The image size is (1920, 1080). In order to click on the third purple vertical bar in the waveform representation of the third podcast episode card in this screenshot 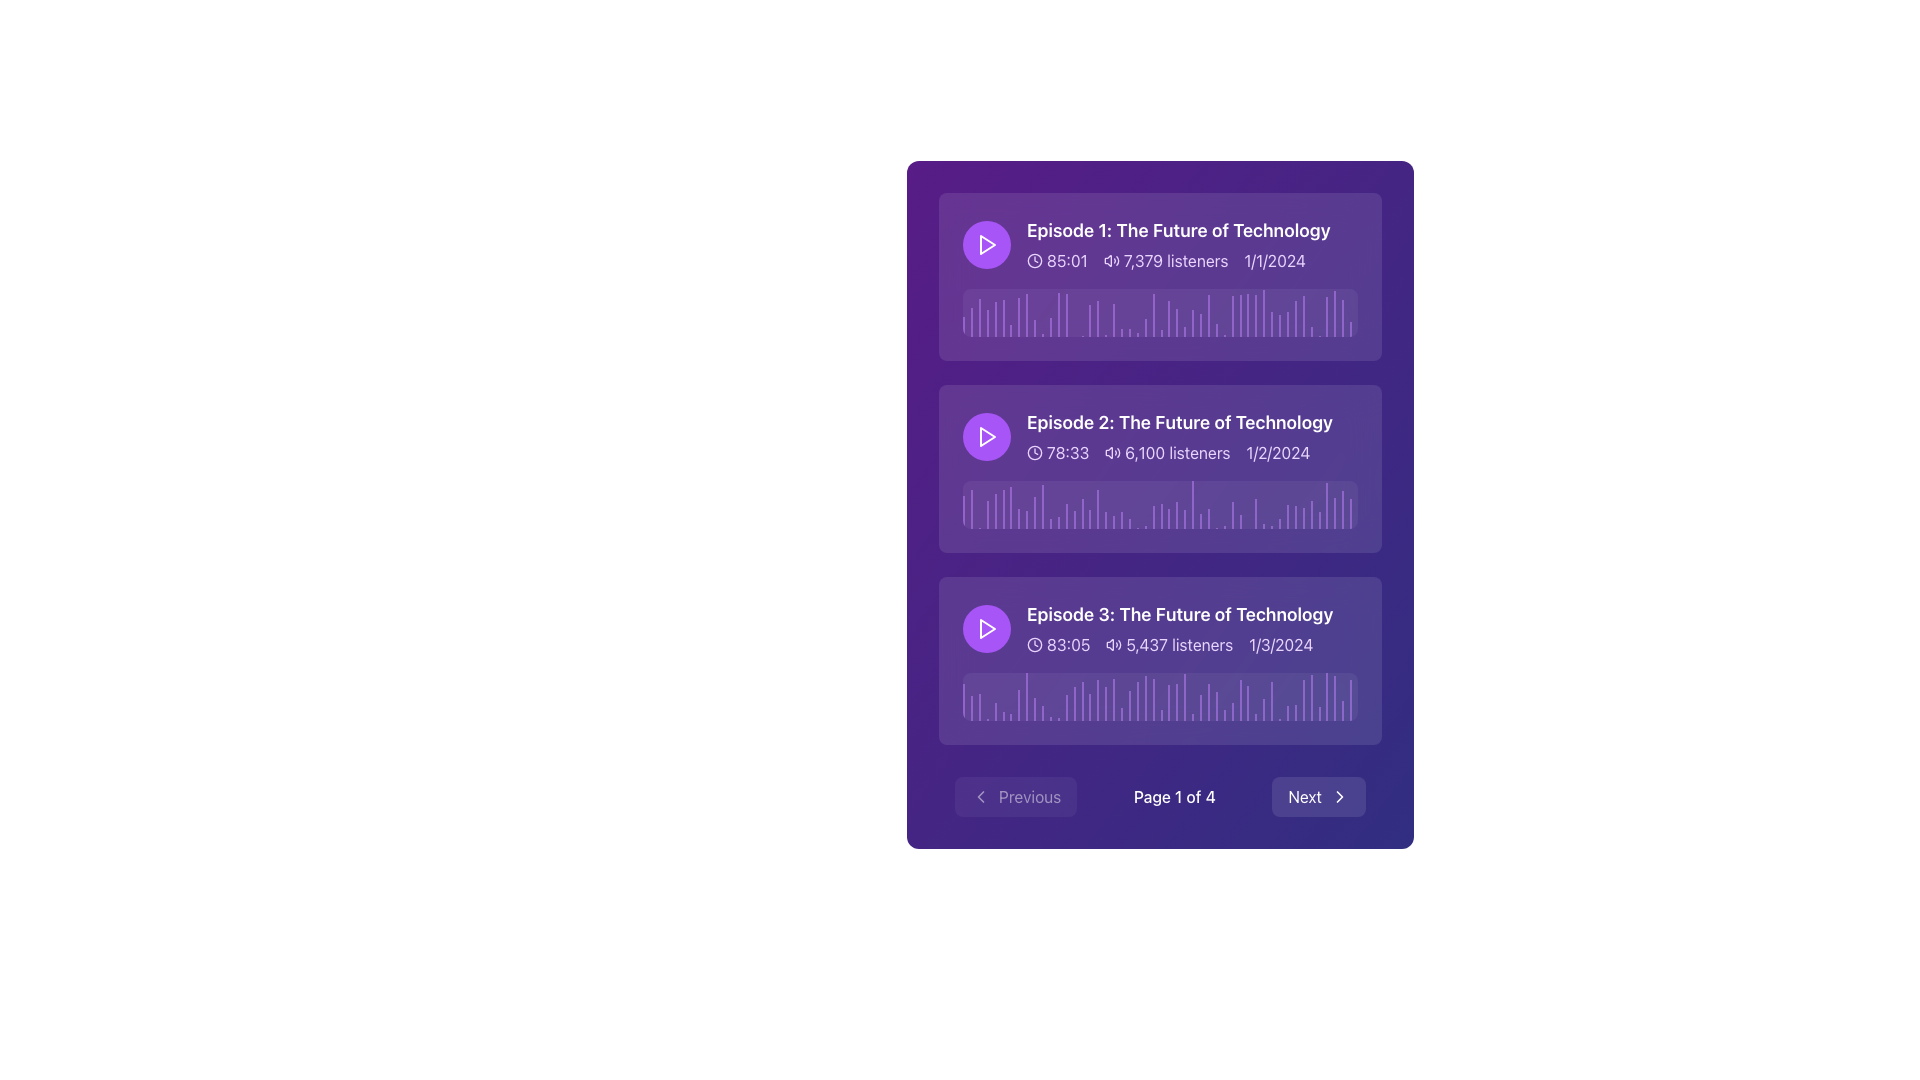, I will do `click(979, 706)`.